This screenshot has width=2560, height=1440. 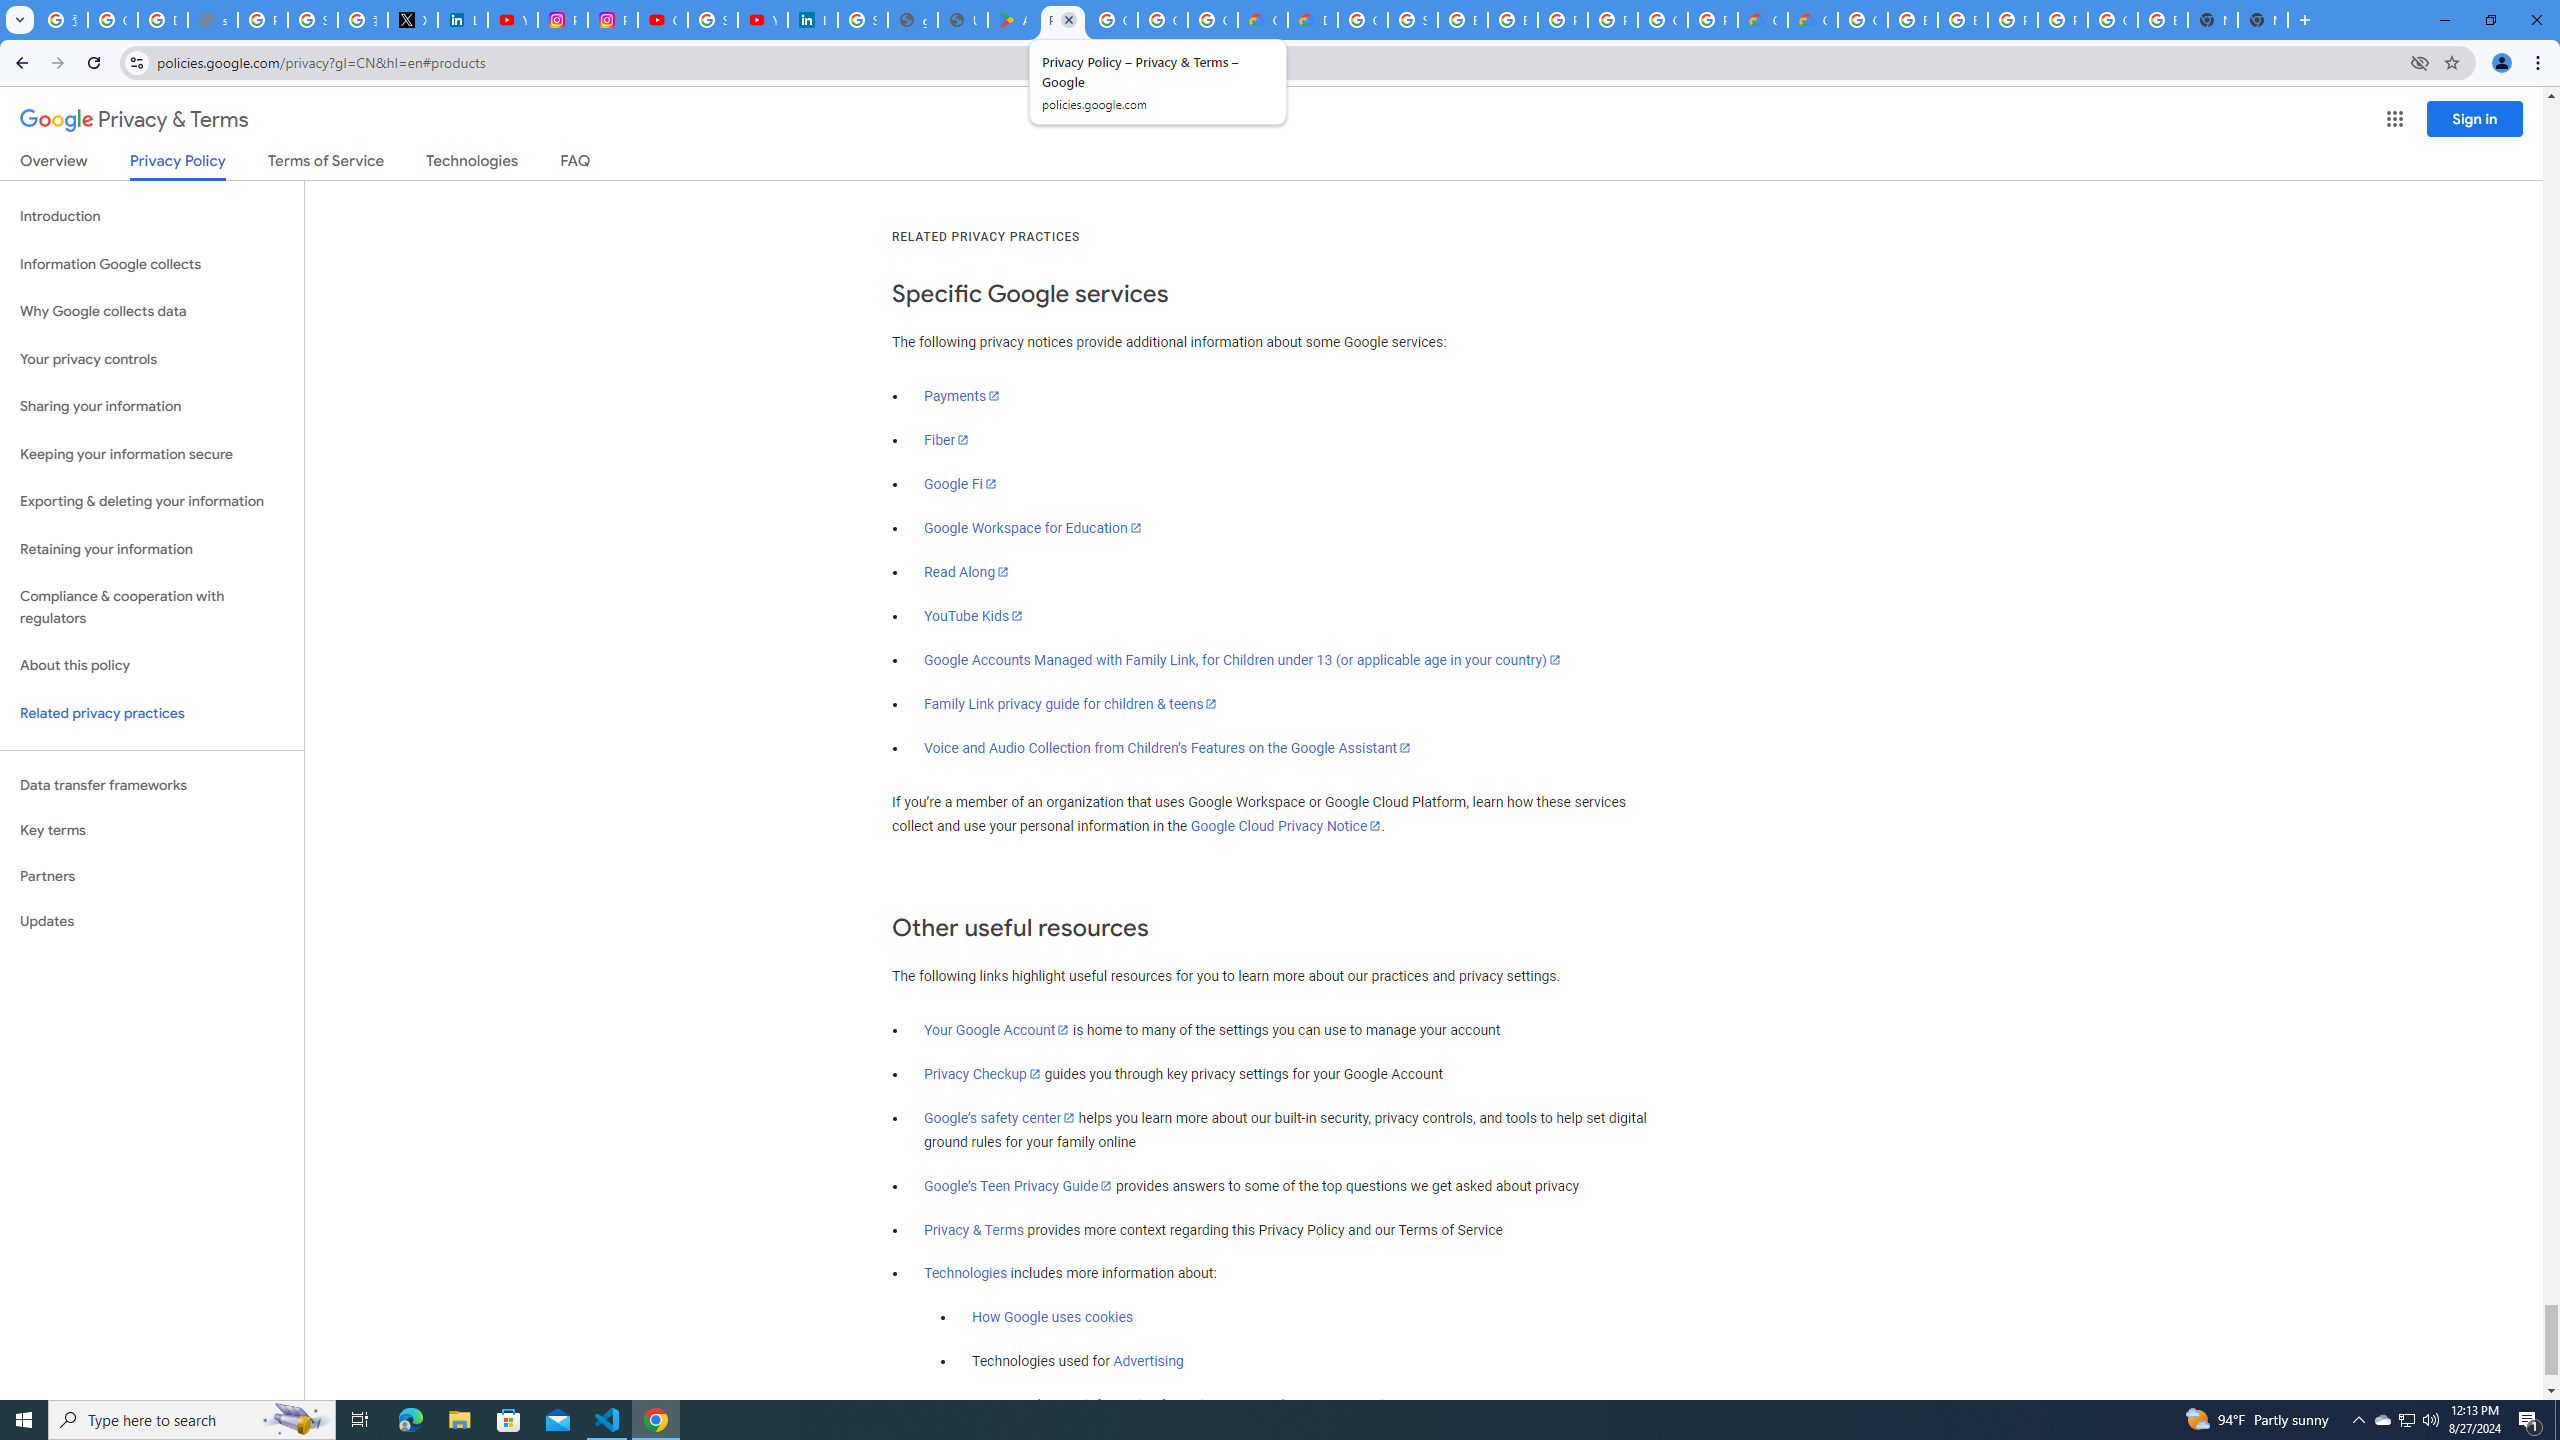 I want to click on 'Partners', so click(x=151, y=876).